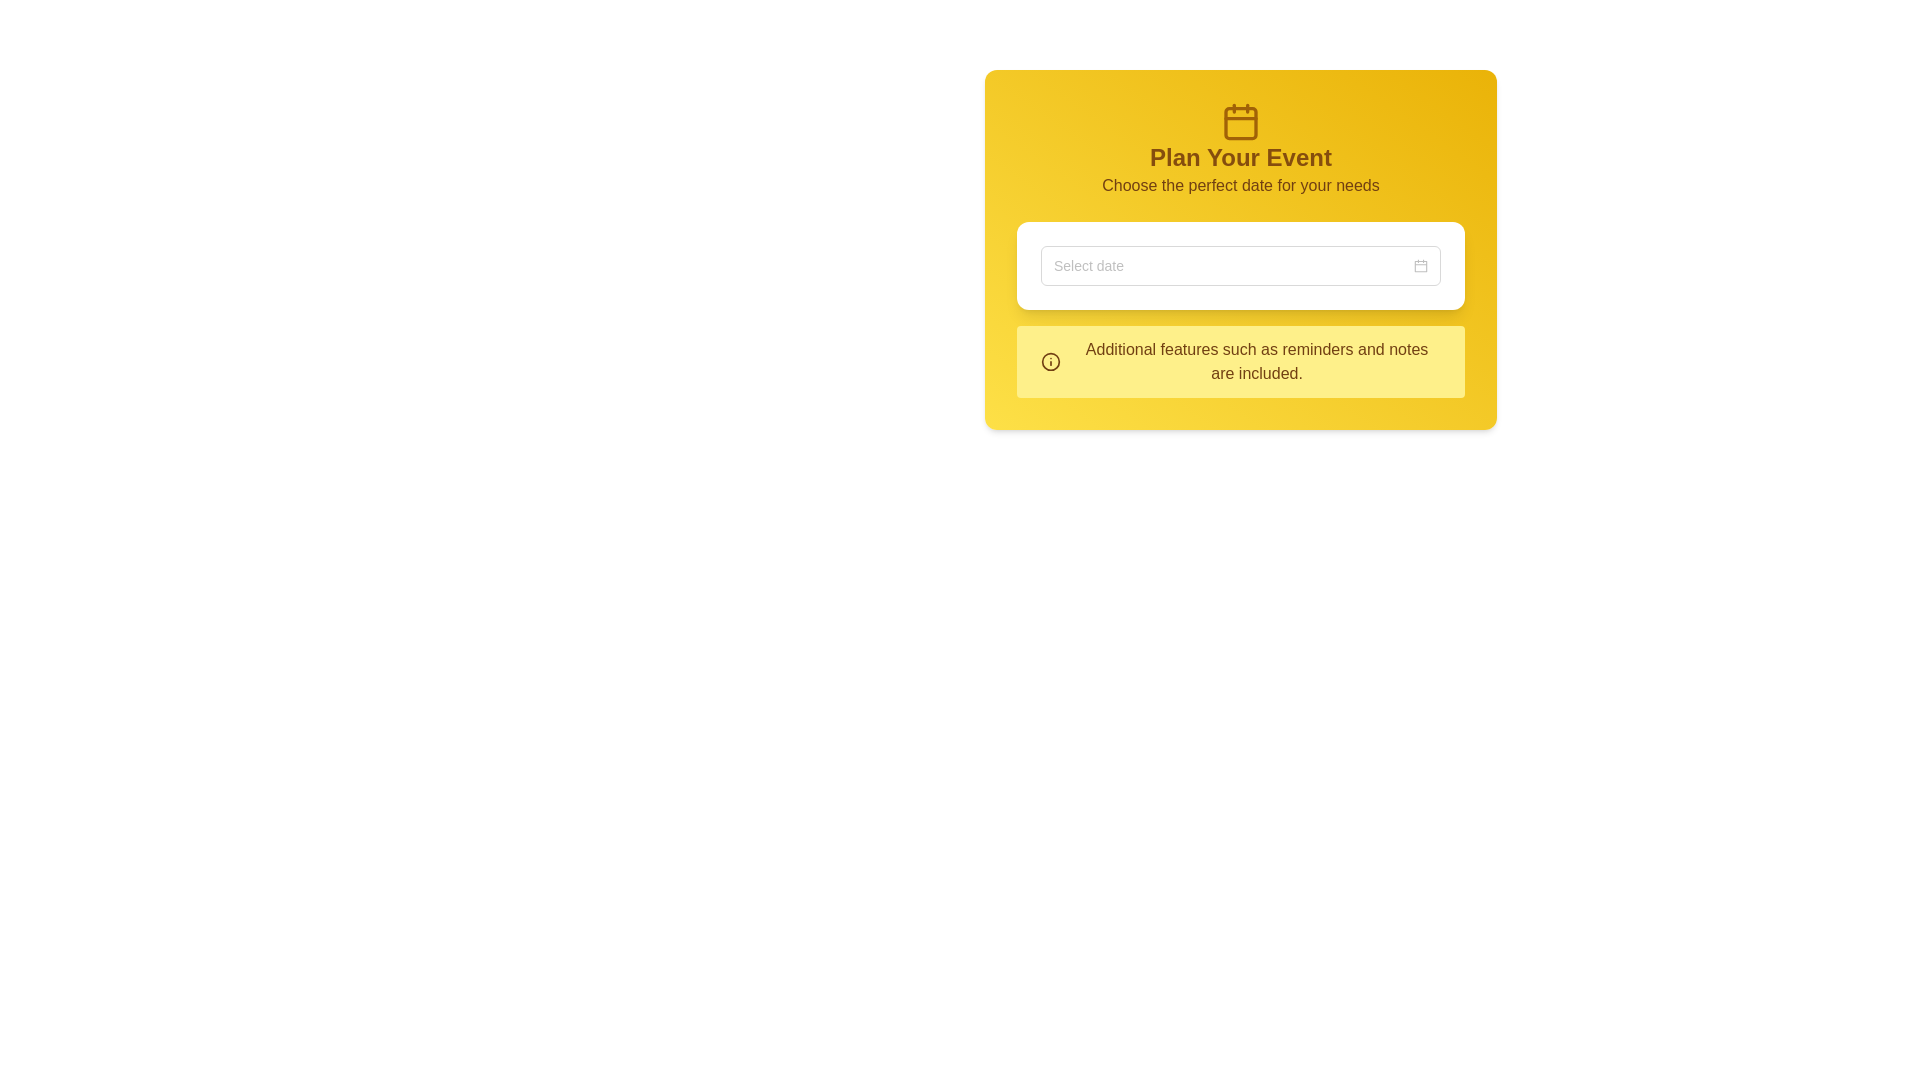 This screenshot has height=1080, width=1920. I want to click on the date selection icon located at the right edge of the input field within the yellow event planning card, so click(1419, 265).